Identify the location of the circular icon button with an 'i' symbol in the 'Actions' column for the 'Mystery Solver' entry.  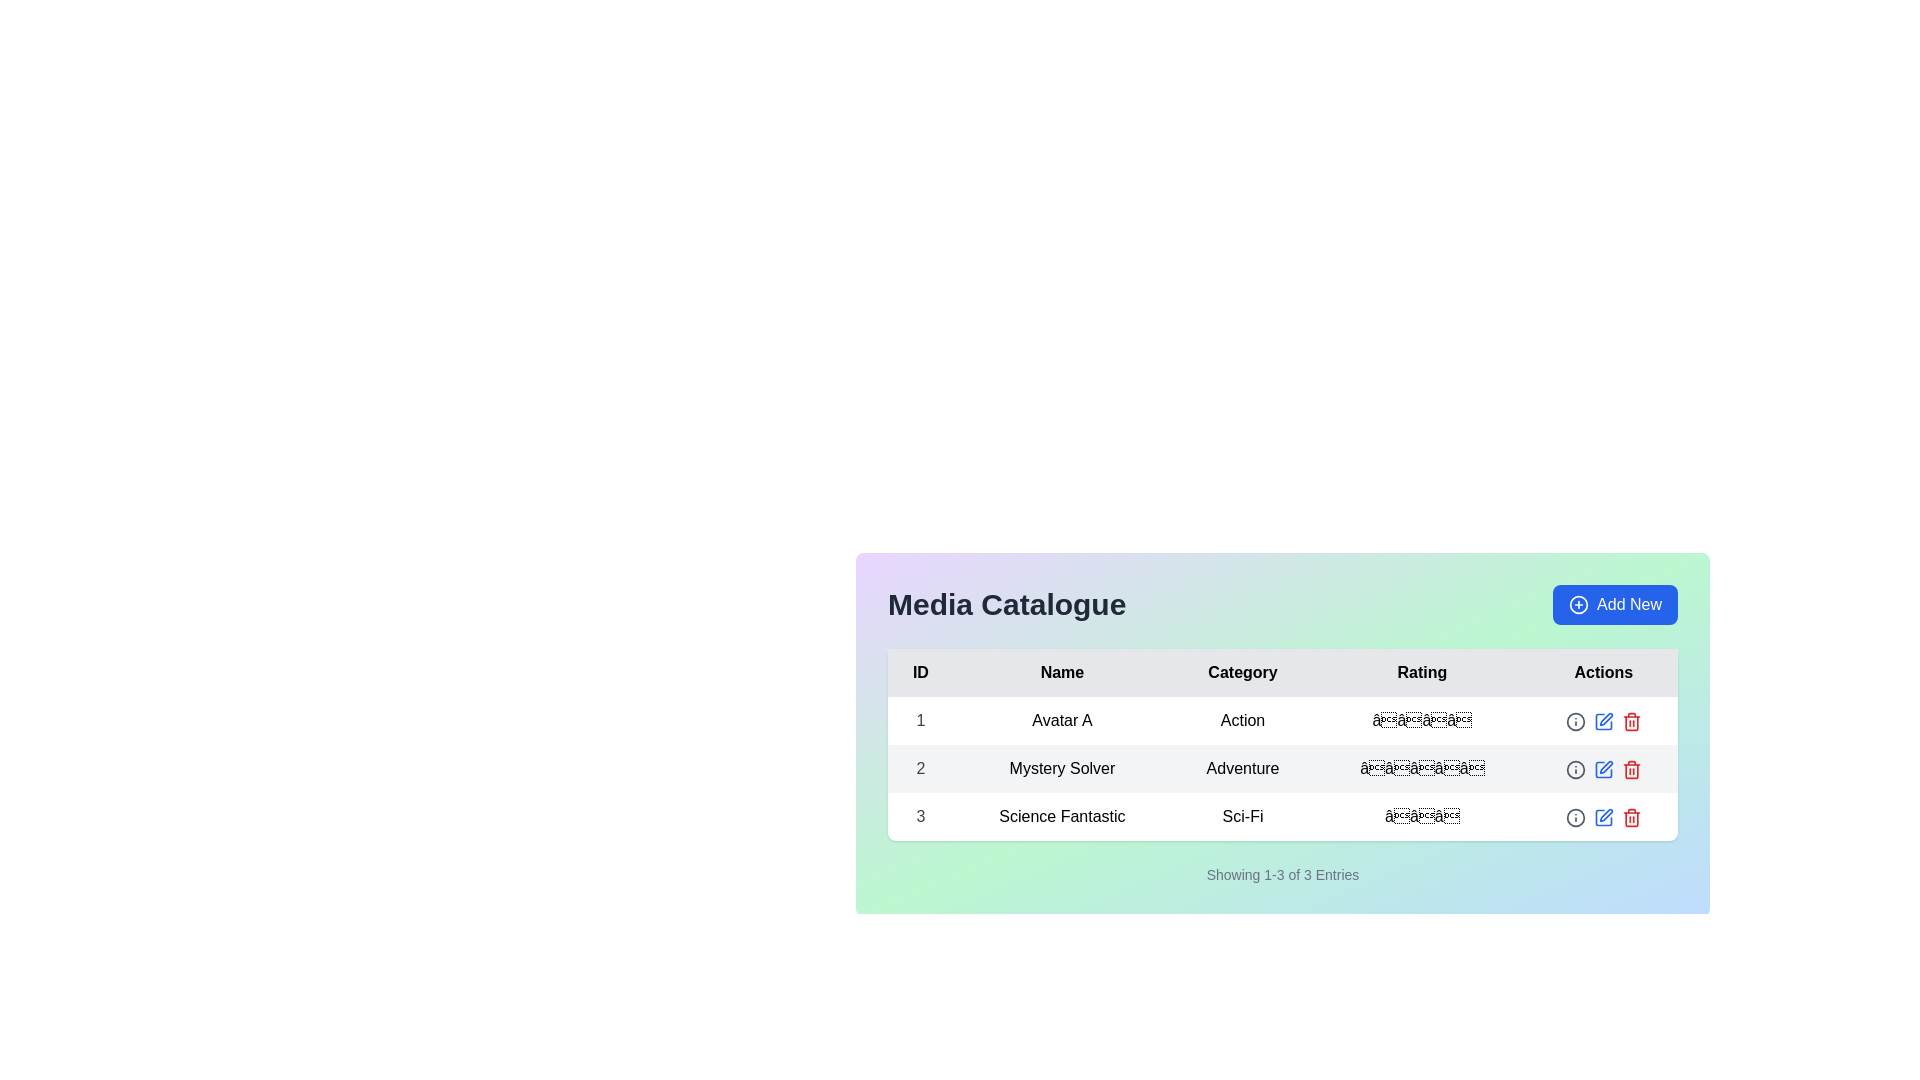
(1574, 768).